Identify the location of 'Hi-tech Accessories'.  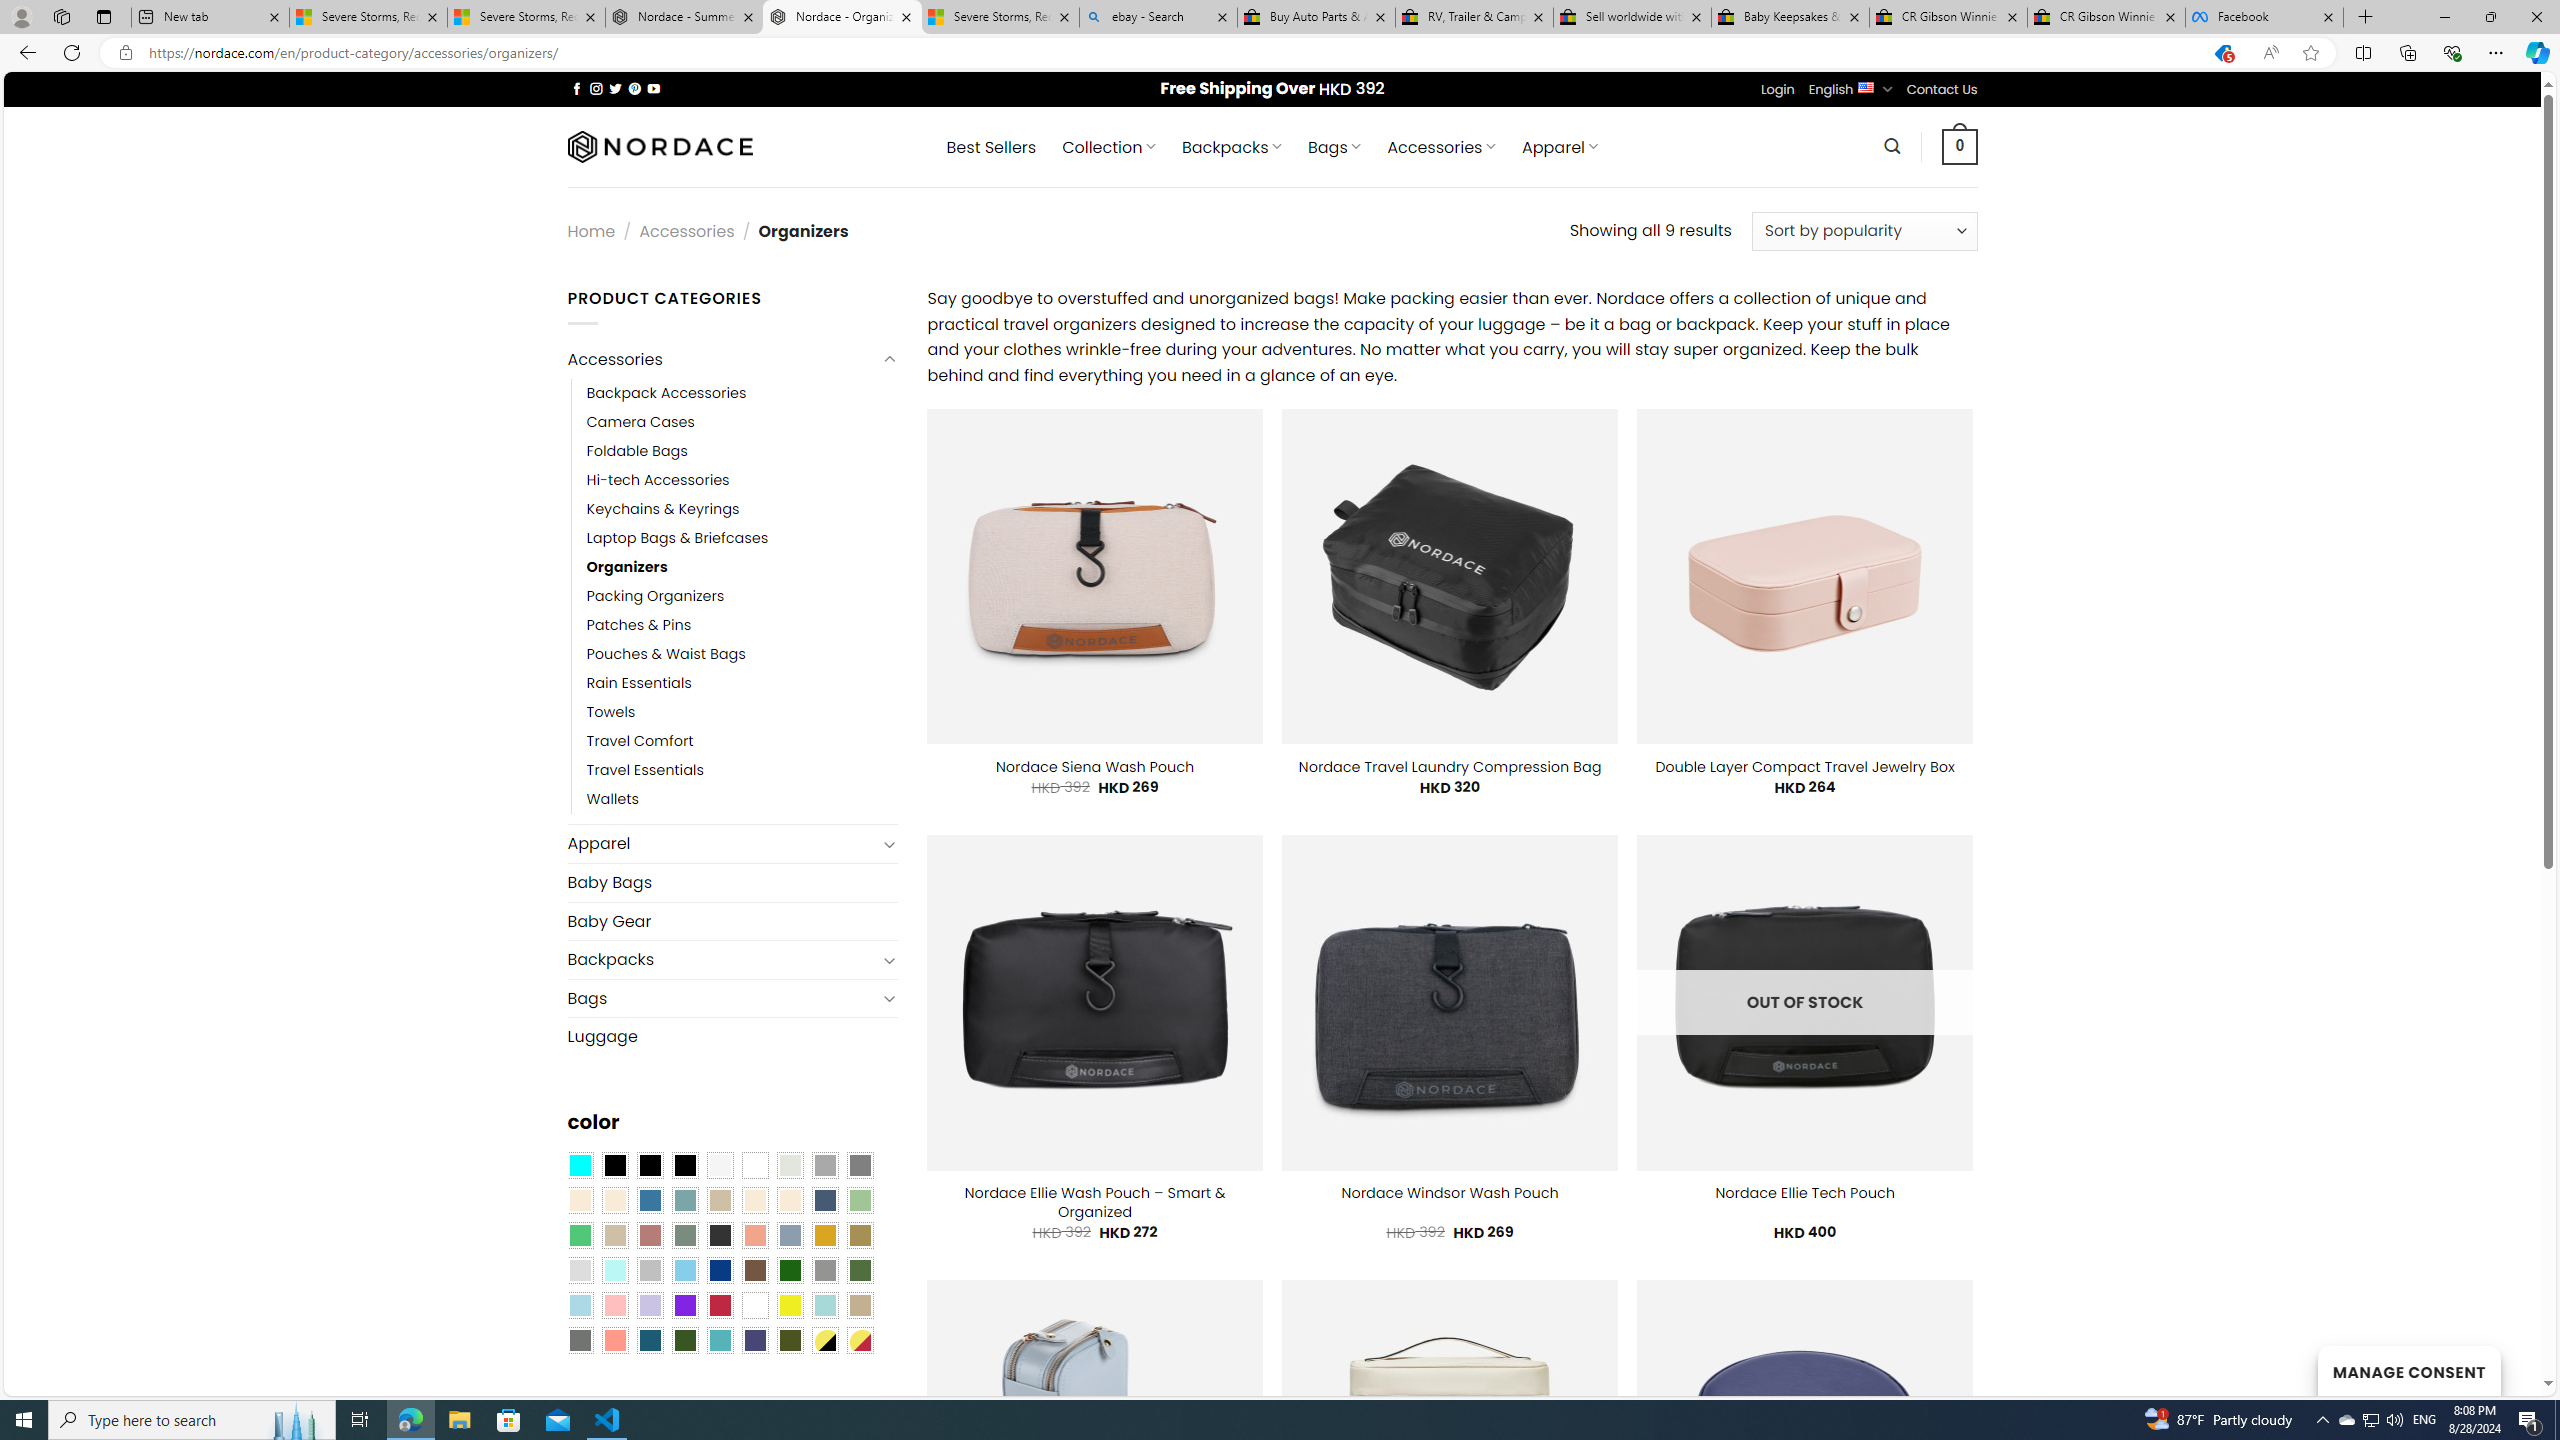
(656, 479).